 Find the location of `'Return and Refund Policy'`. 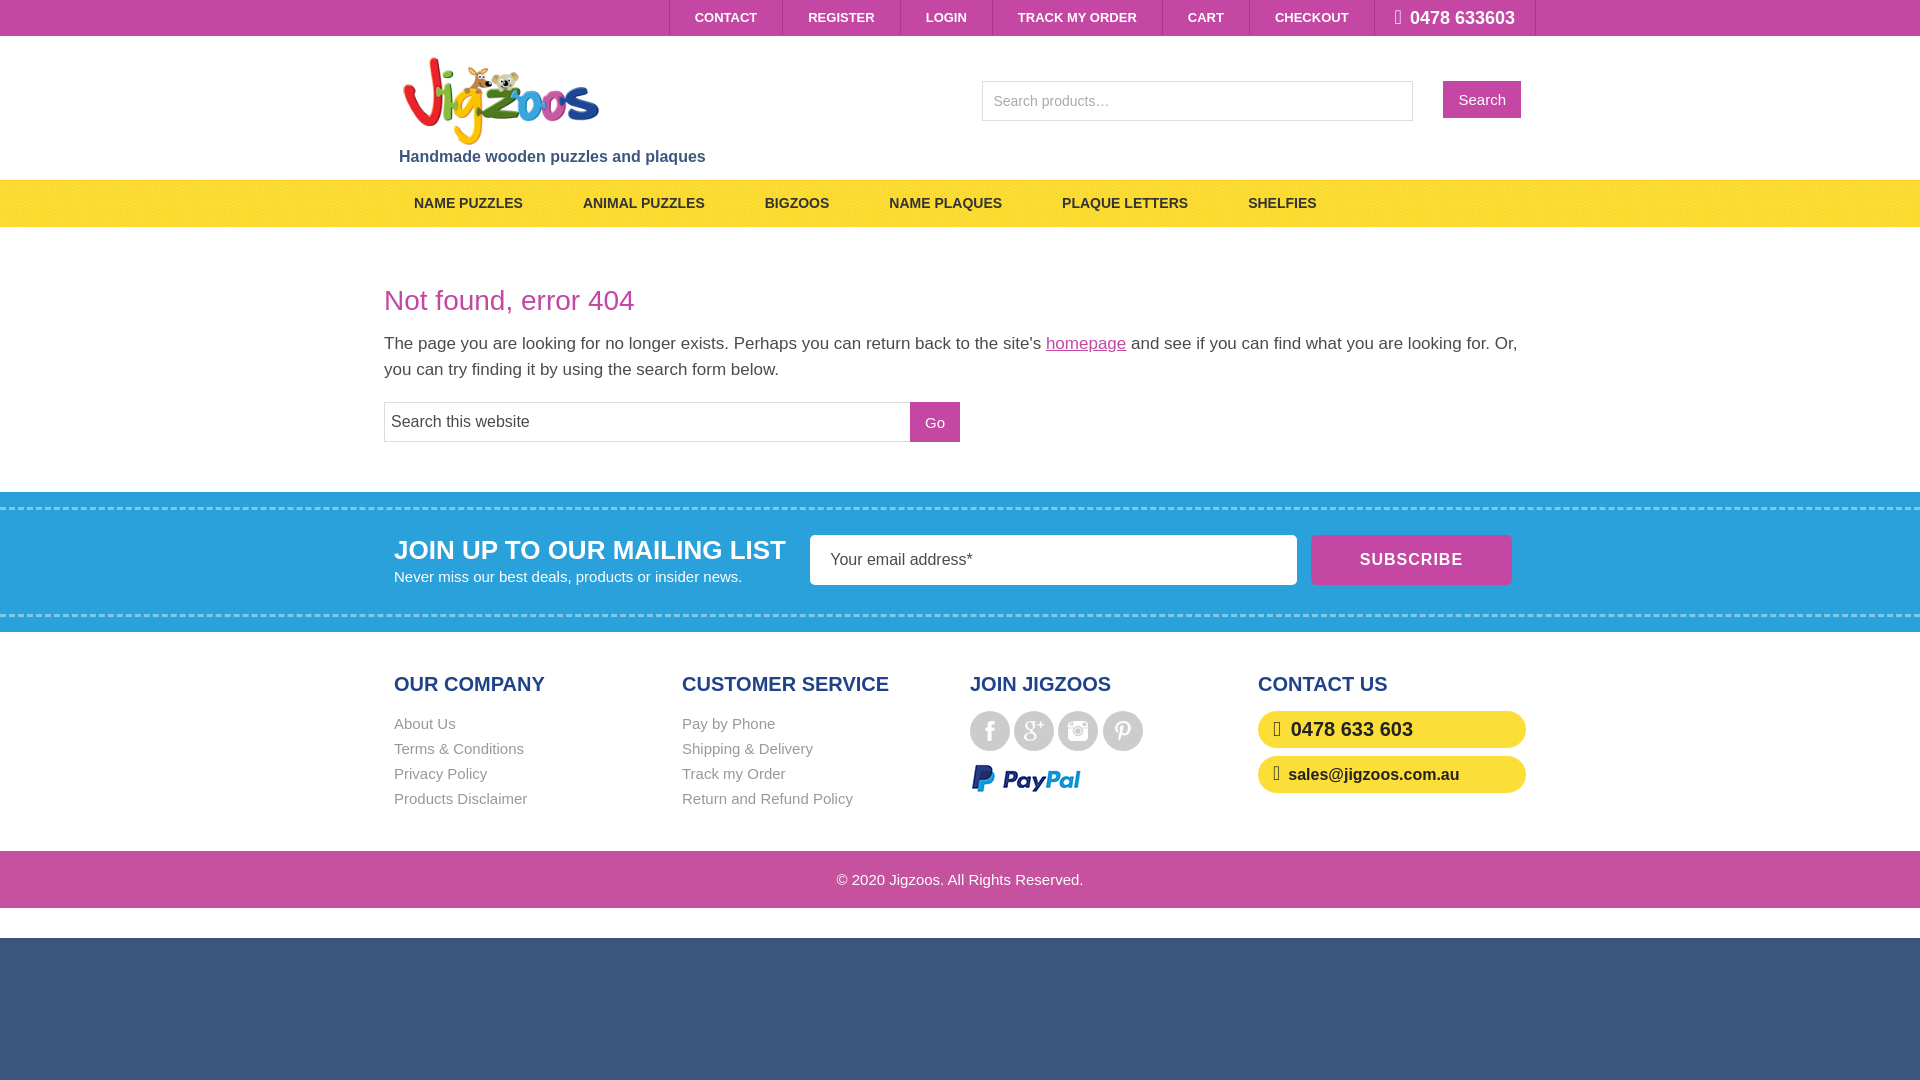

'Return and Refund Policy' is located at coordinates (681, 797).